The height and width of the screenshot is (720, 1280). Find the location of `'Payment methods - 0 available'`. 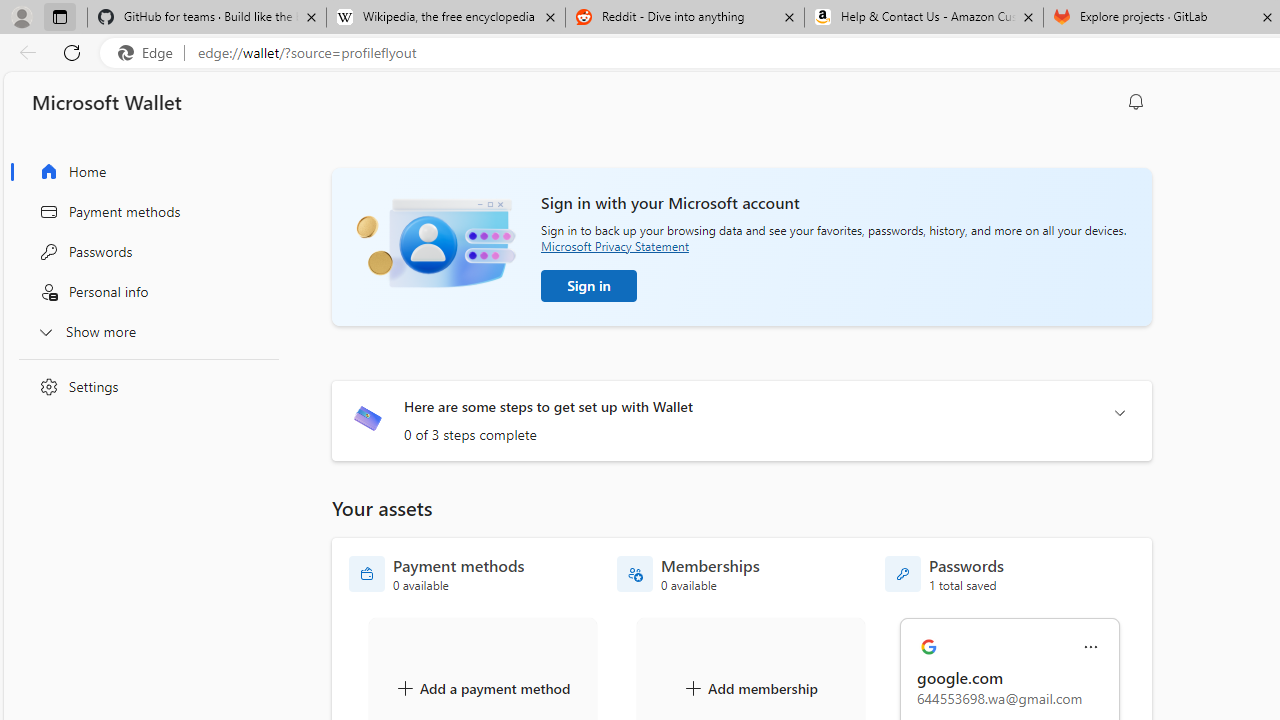

'Payment methods - 0 available' is located at coordinates (436, 574).